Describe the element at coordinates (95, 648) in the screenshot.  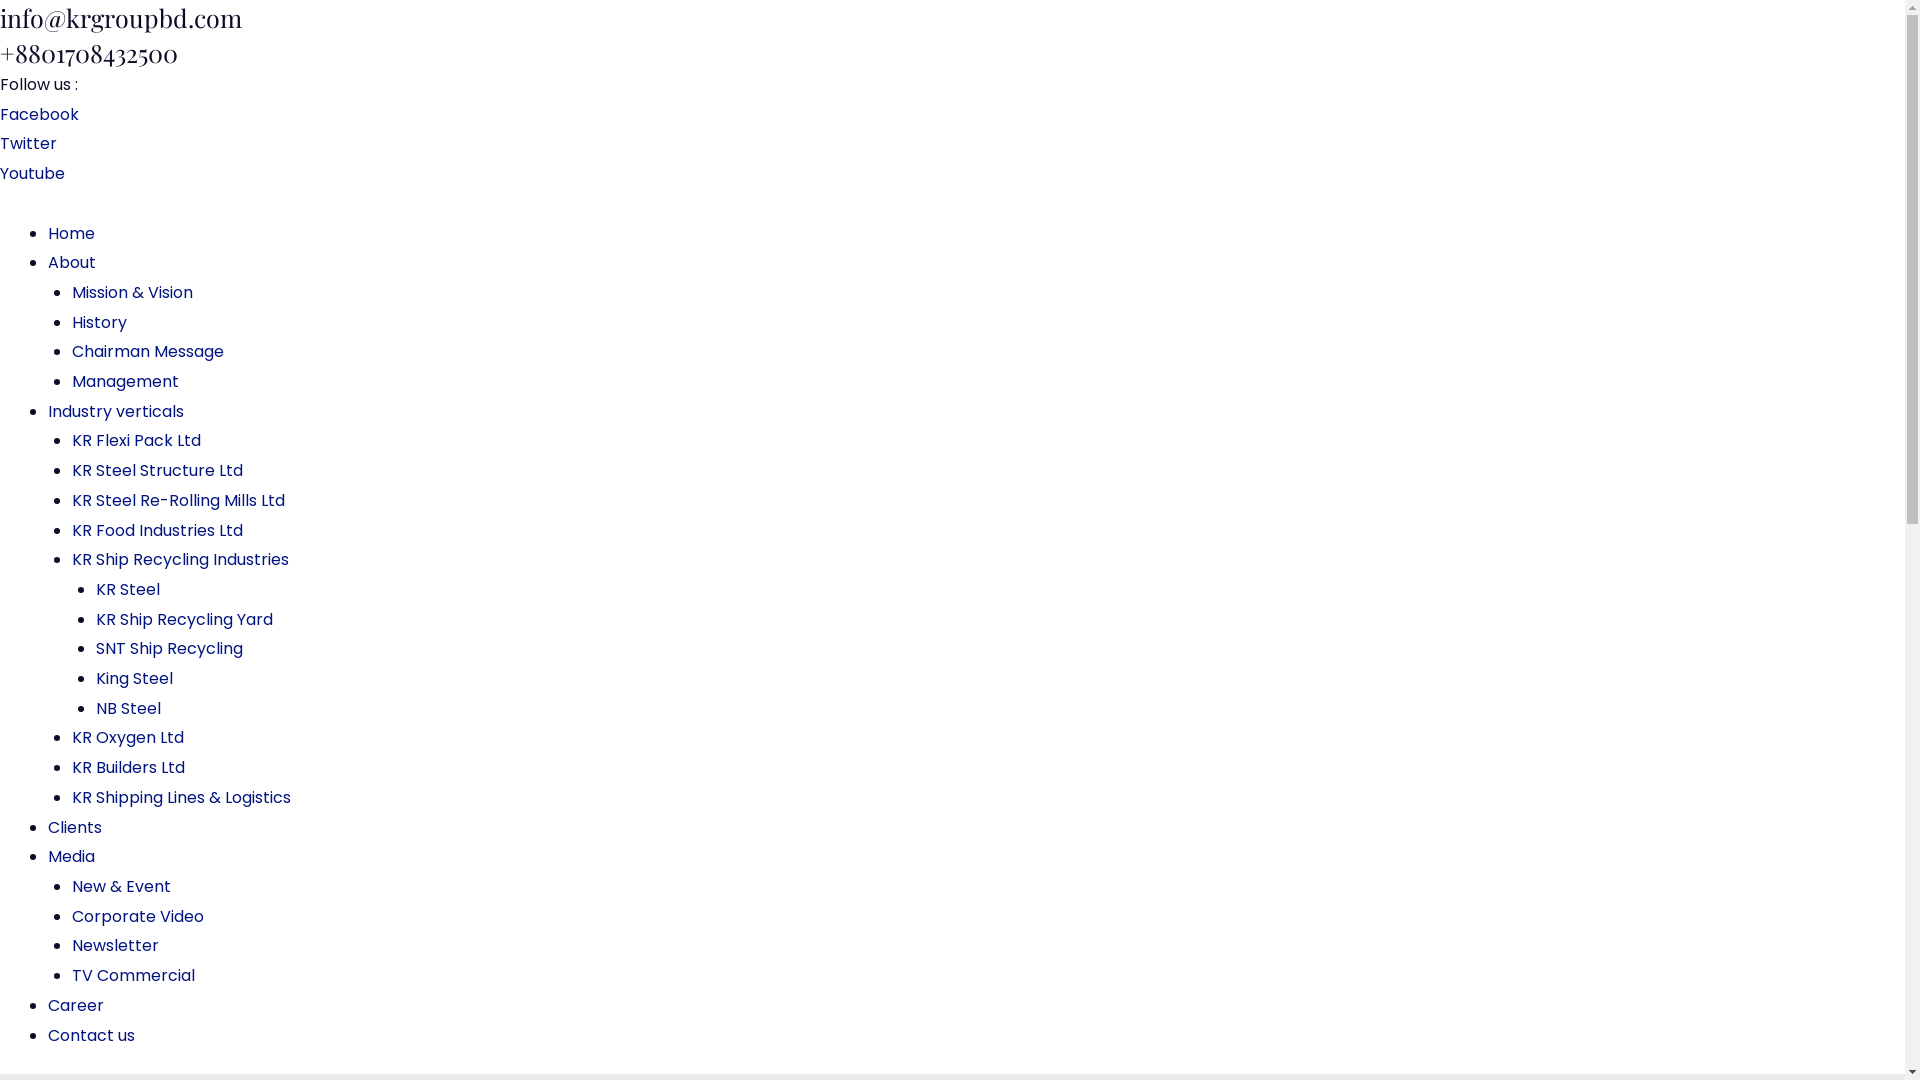
I see `'SNT Ship Recycling'` at that location.